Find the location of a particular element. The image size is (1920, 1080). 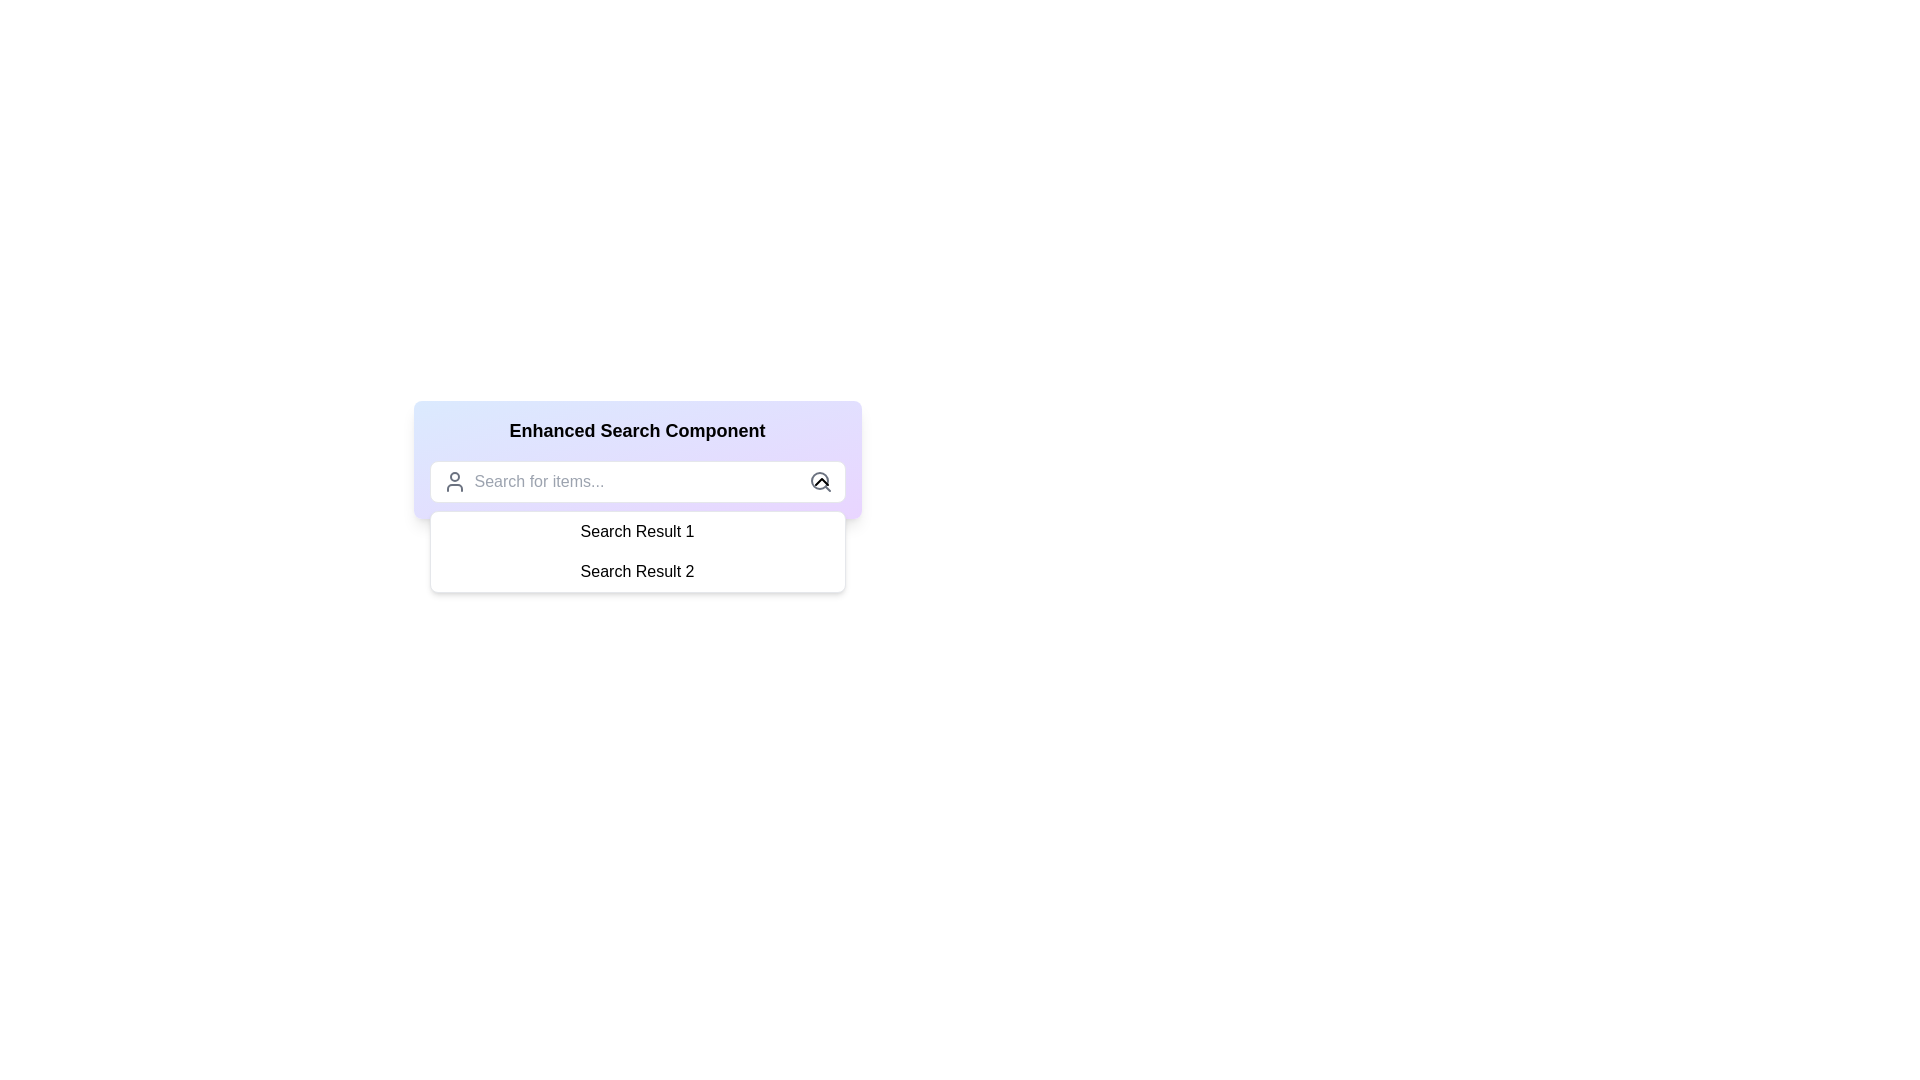

the circular icon located at the top-right corner of the search field, which is part of the search icon is located at coordinates (819, 481).